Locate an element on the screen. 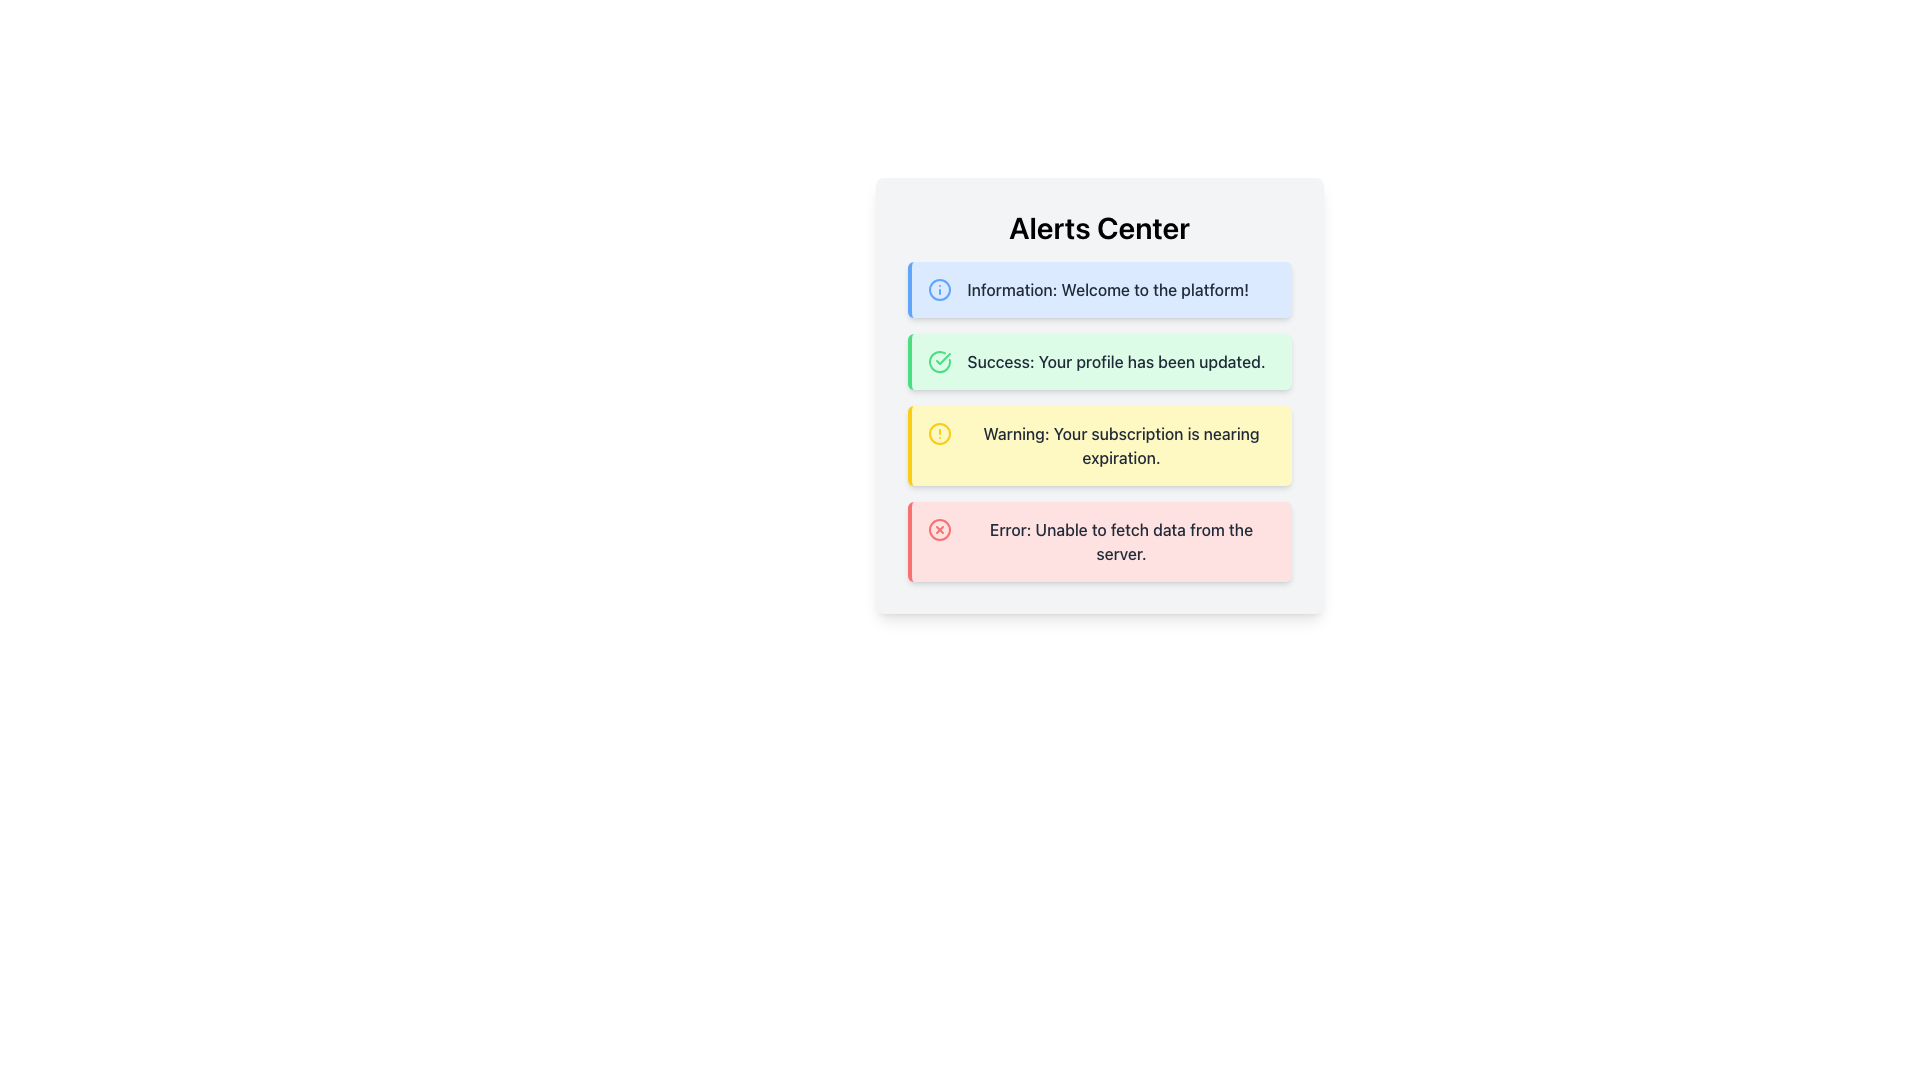  the warning alert icon located in the third row of the alerts list within the 'Alerts Center' section, beside the warning message text is located at coordinates (938, 433).